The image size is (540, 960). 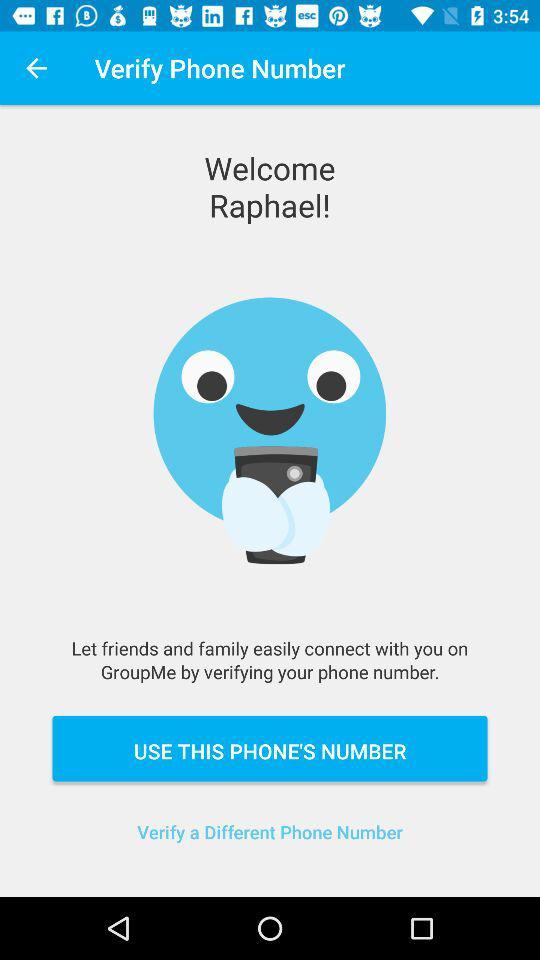 I want to click on app next to the verify phone number item, so click(x=36, y=68).